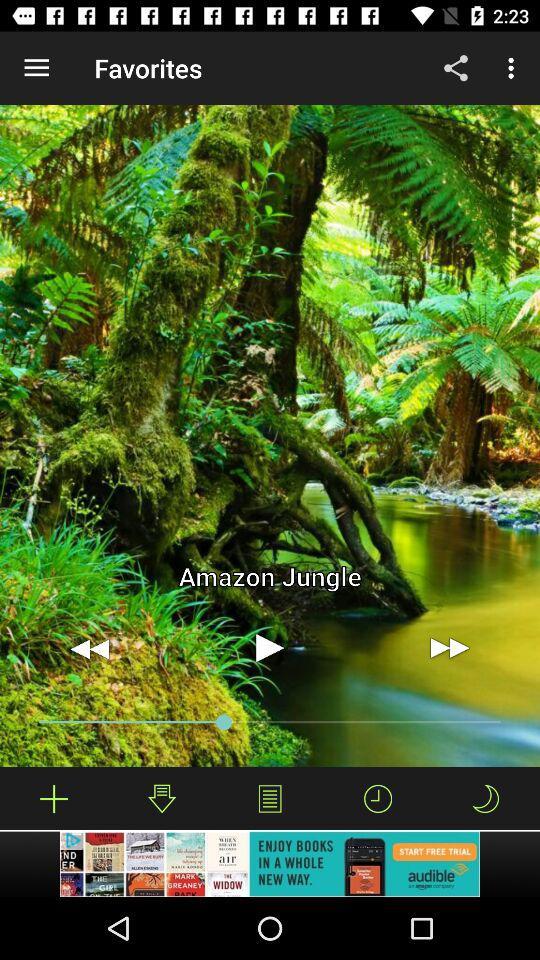  What do you see at coordinates (455, 68) in the screenshot?
I see `item next to the favorites` at bounding box center [455, 68].